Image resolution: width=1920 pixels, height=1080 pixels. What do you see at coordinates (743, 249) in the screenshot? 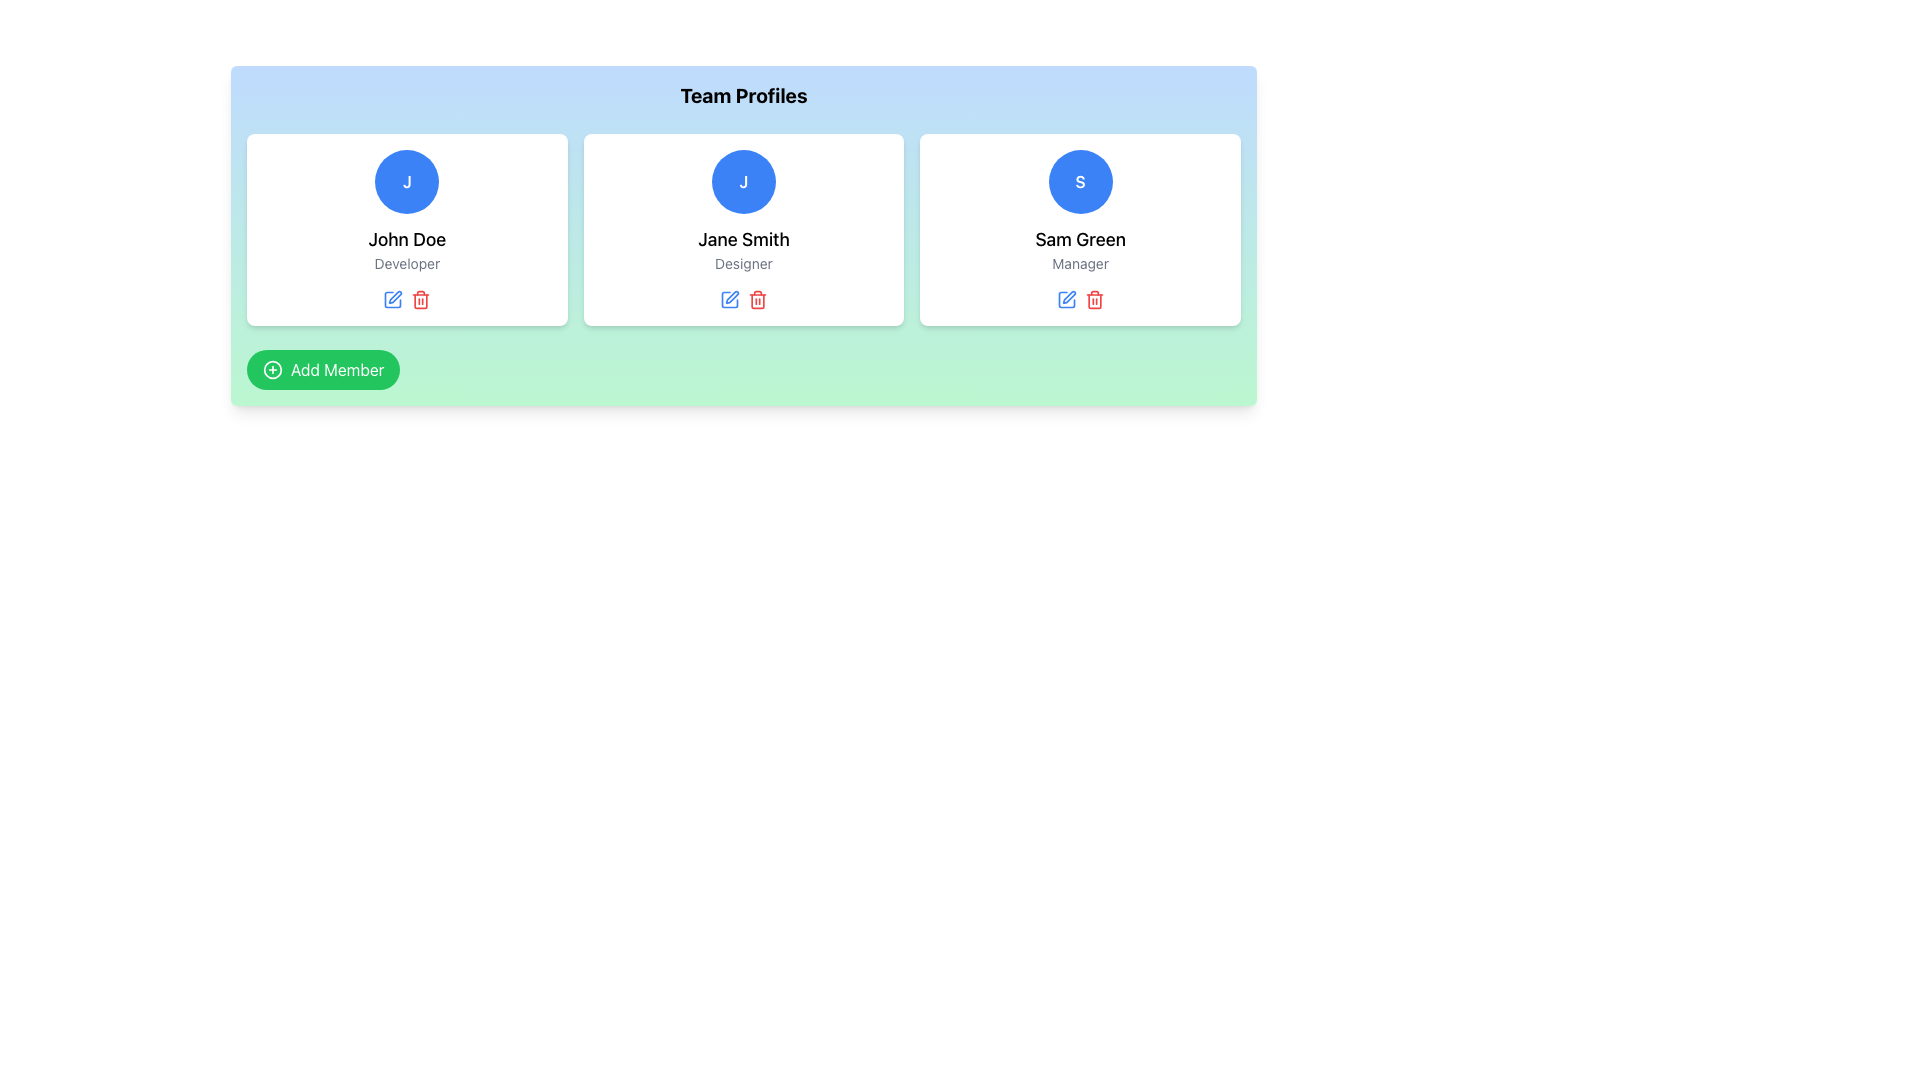
I see `the text display featuring 'Jane Smith' and 'Designer' in the Team Profiles section to read the details` at bounding box center [743, 249].